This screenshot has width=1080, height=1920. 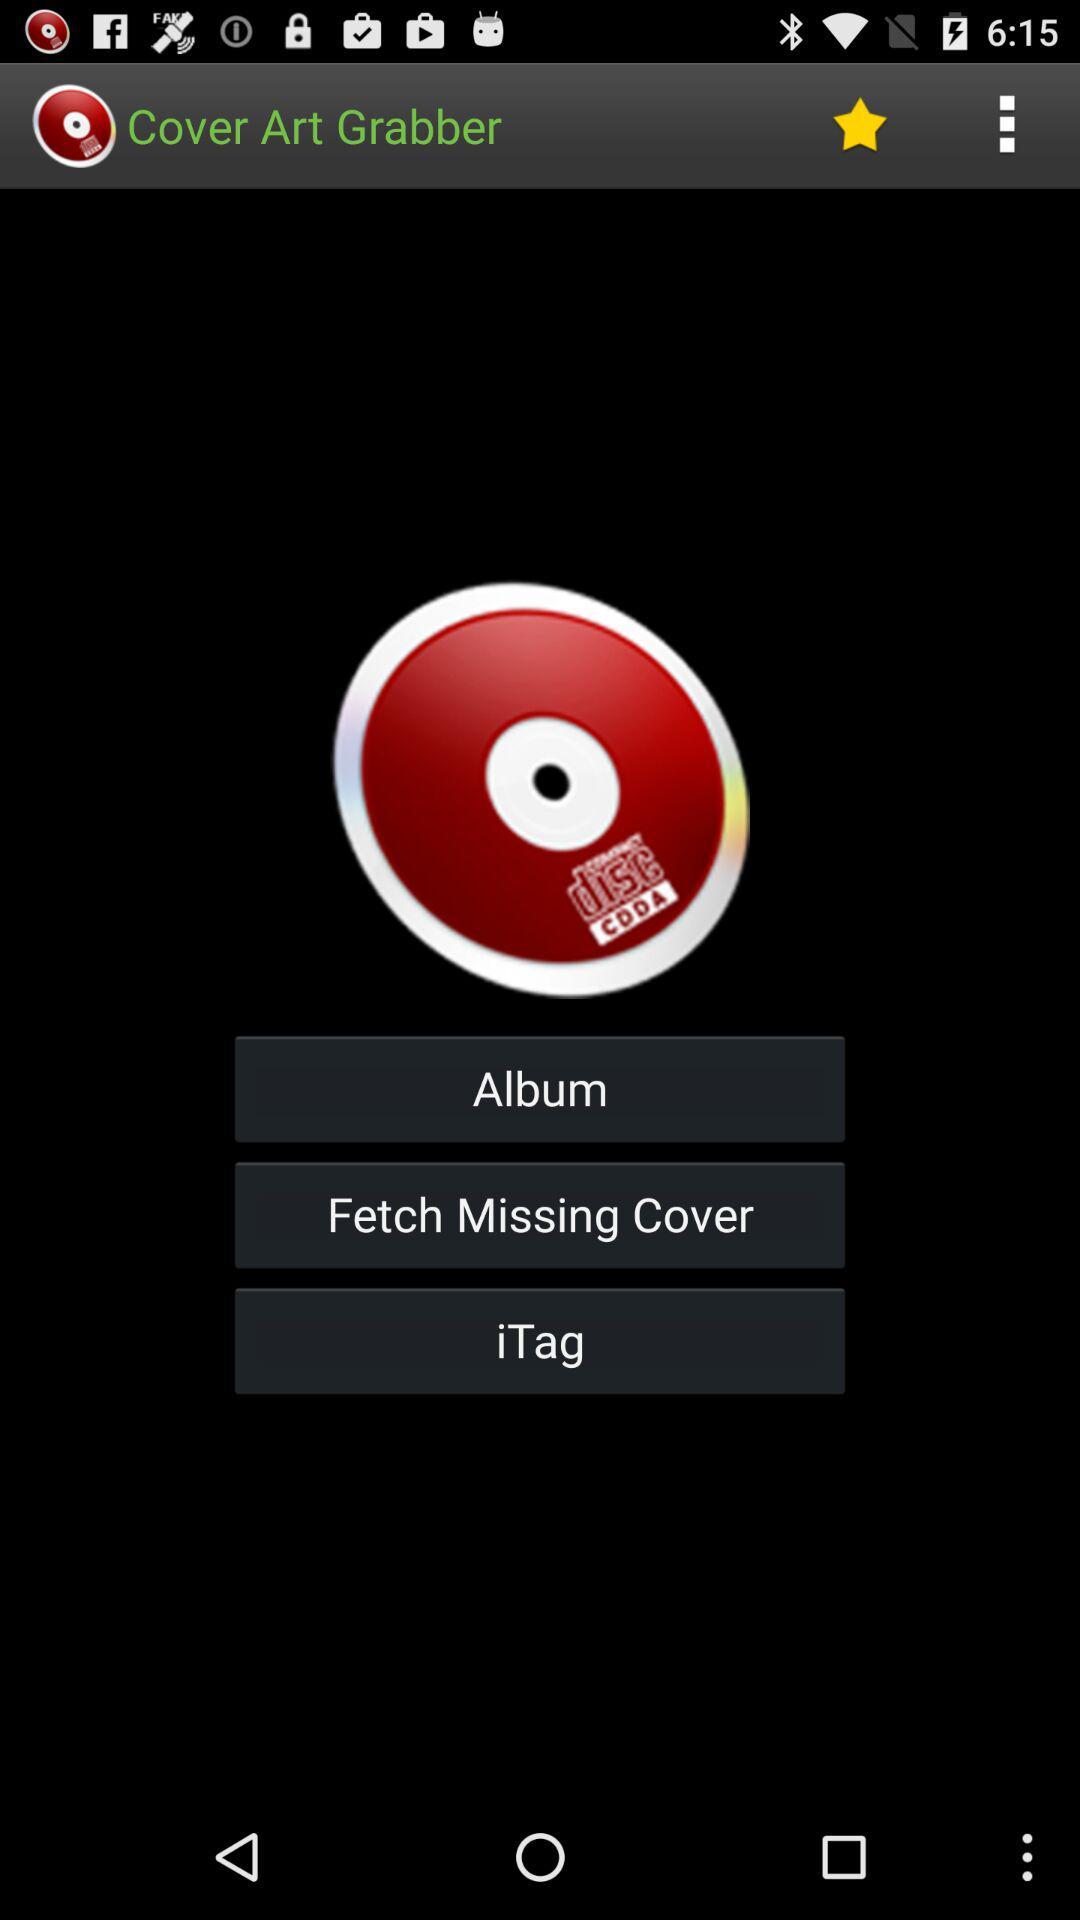 What do you see at coordinates (540, 1213) in the screenshot?
I see `item below the album icon` at bounding box center [540, 1213].